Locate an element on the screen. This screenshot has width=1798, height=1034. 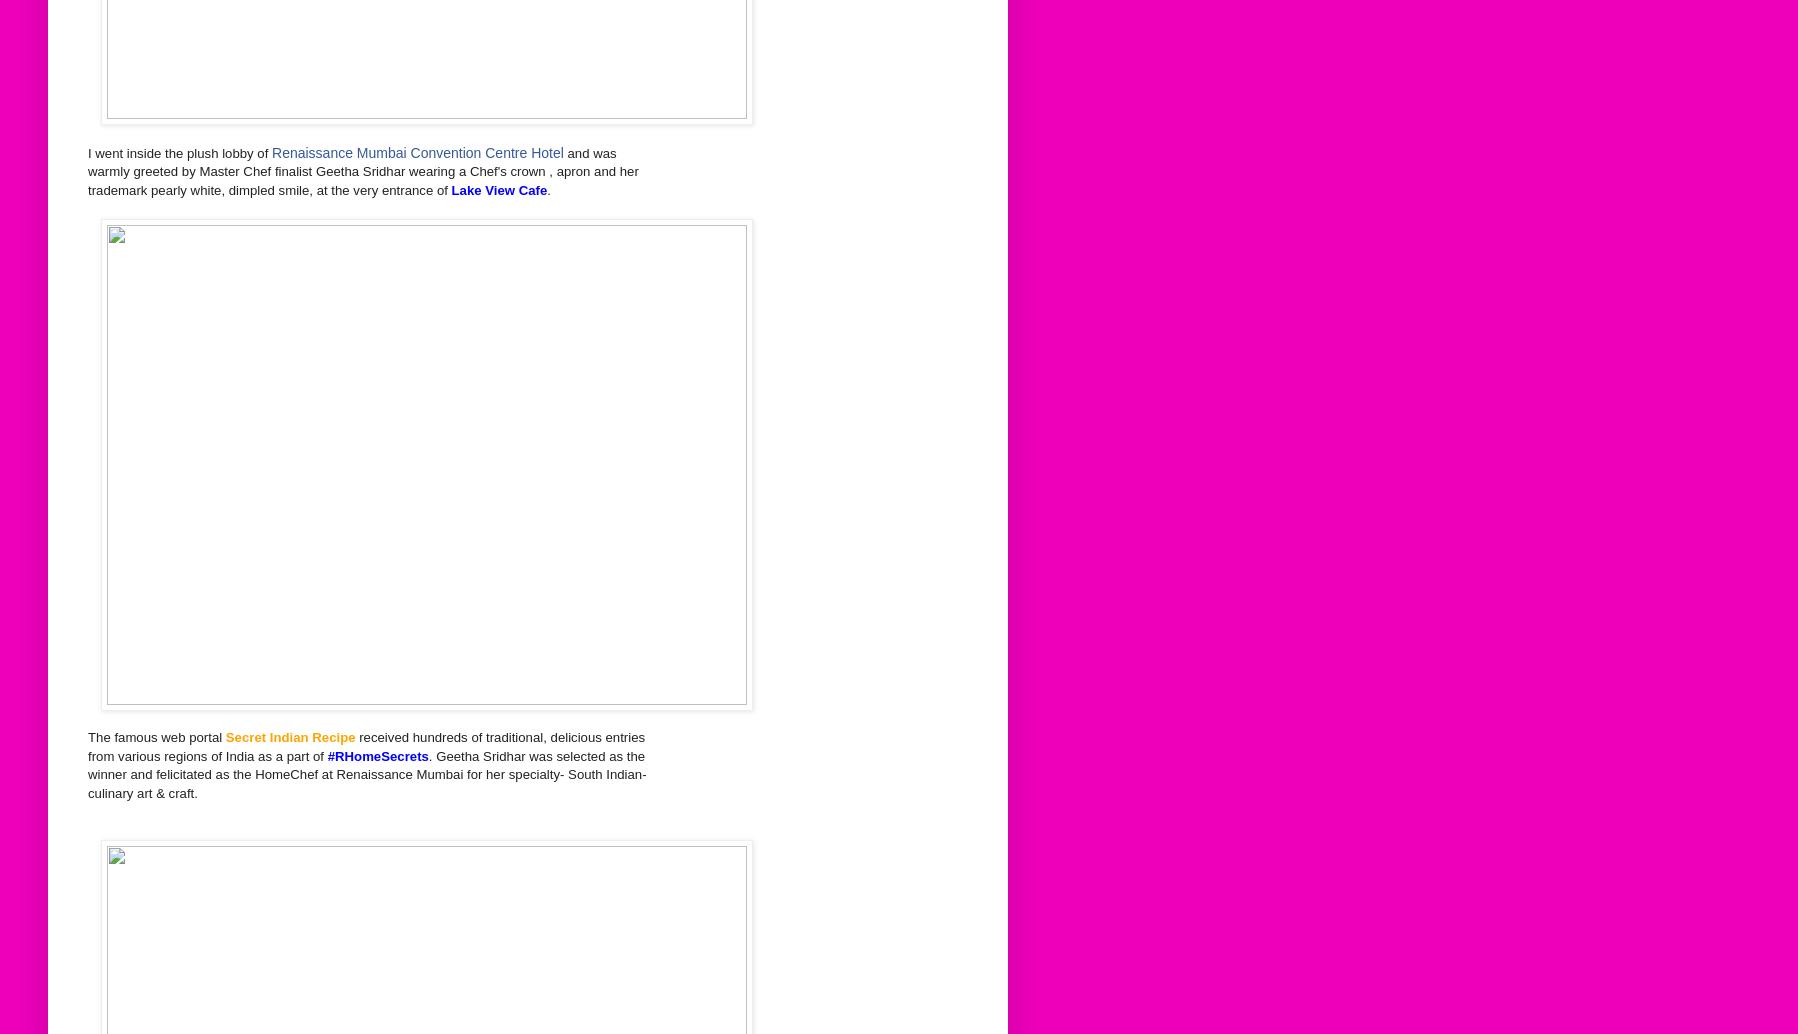
'Secret Indian Recipe' is located at coordinates (290, 737).